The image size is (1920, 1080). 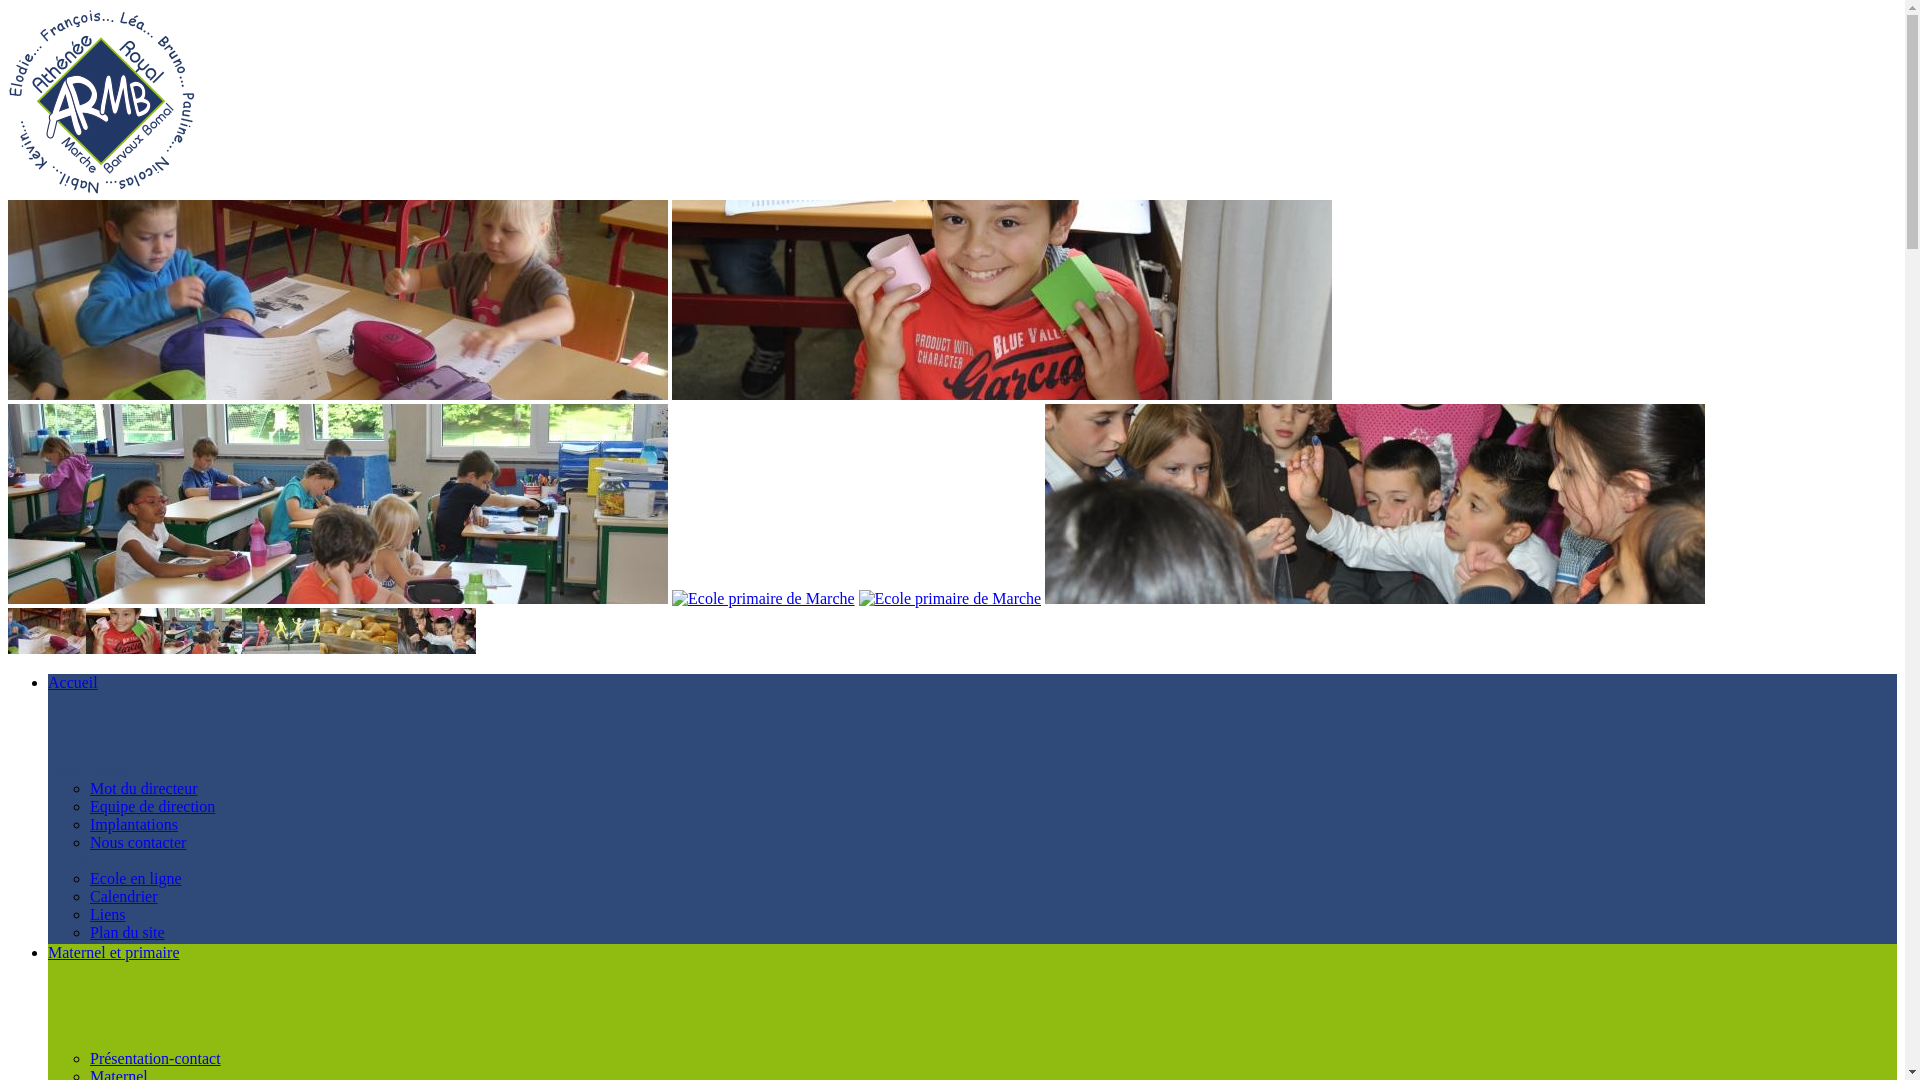 I want to click on 'Nous contacter', so click(x=137, y=842).